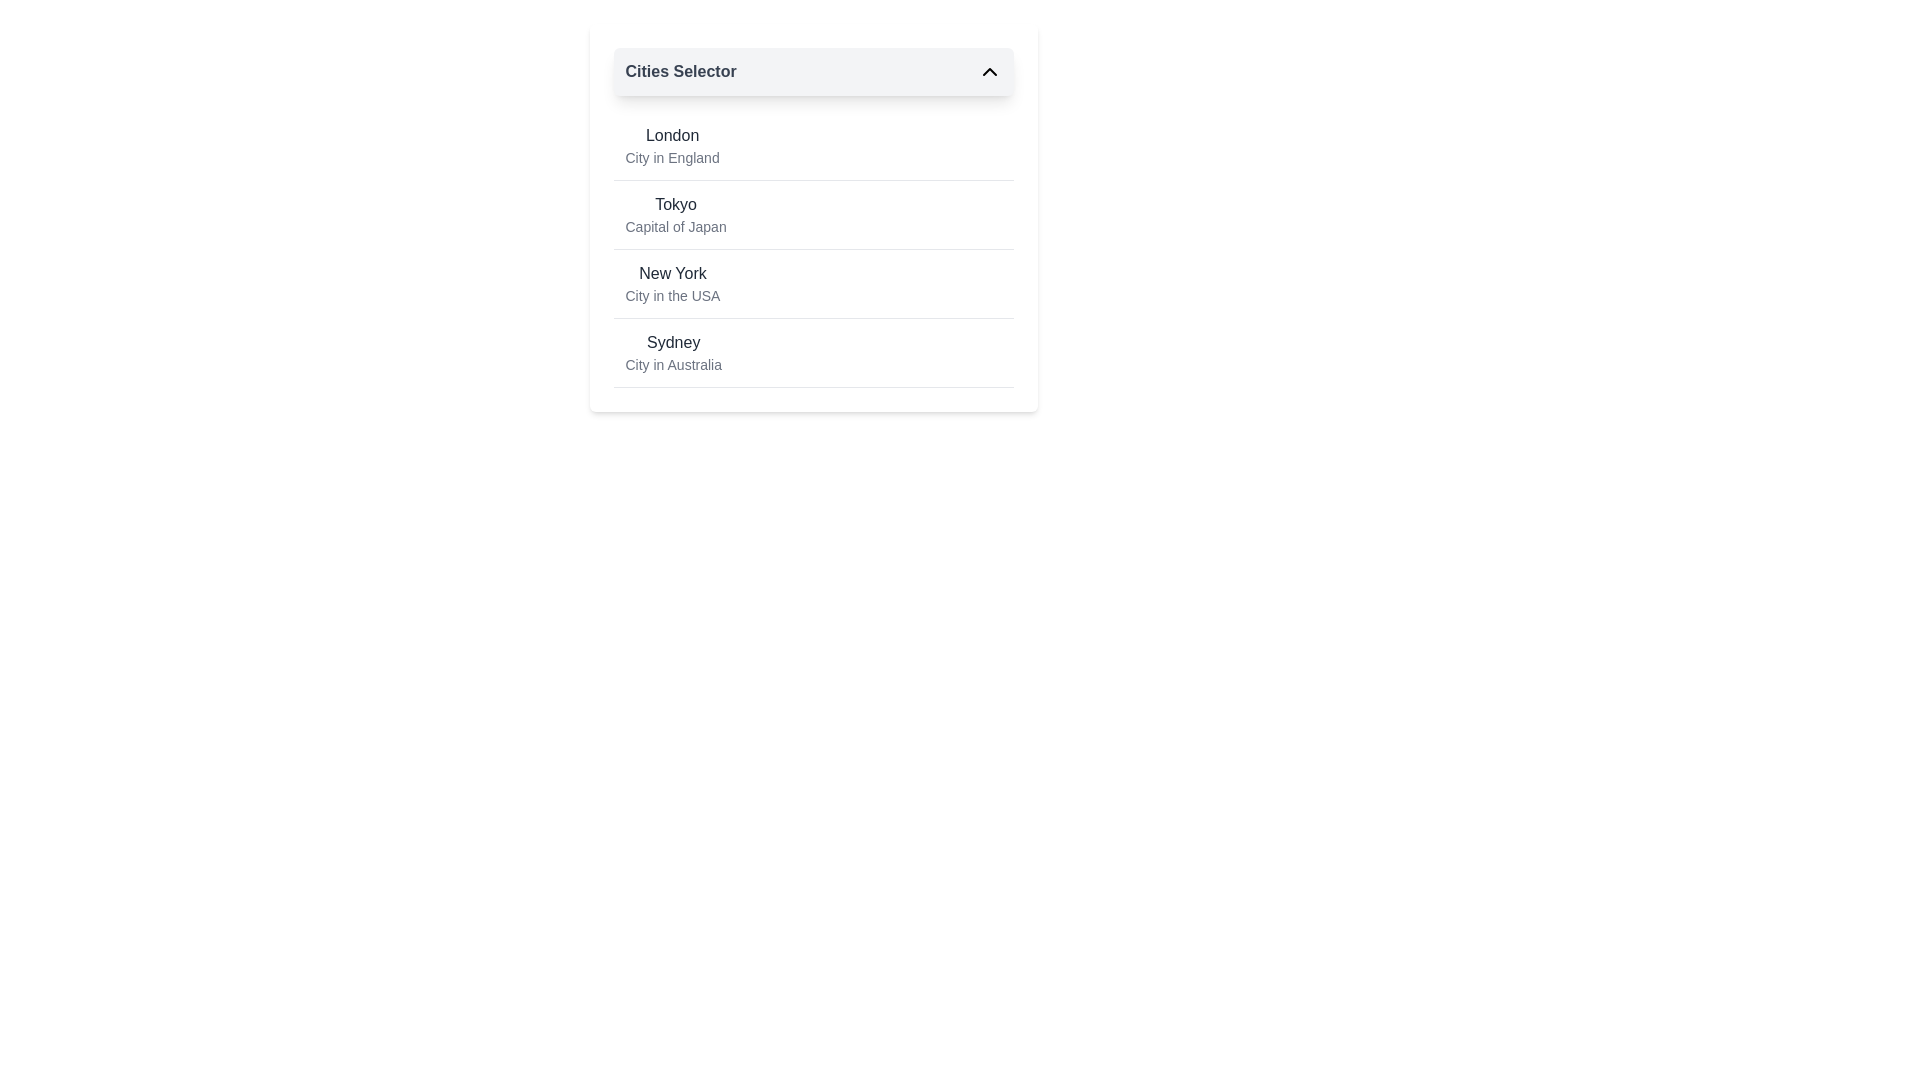 The image size is (1920, 1080). Describe the element at coordinates (813, 352) in the screenshot. I see `the list item representing the city 'Sydney' with the description 'City in Australia'` at that location.